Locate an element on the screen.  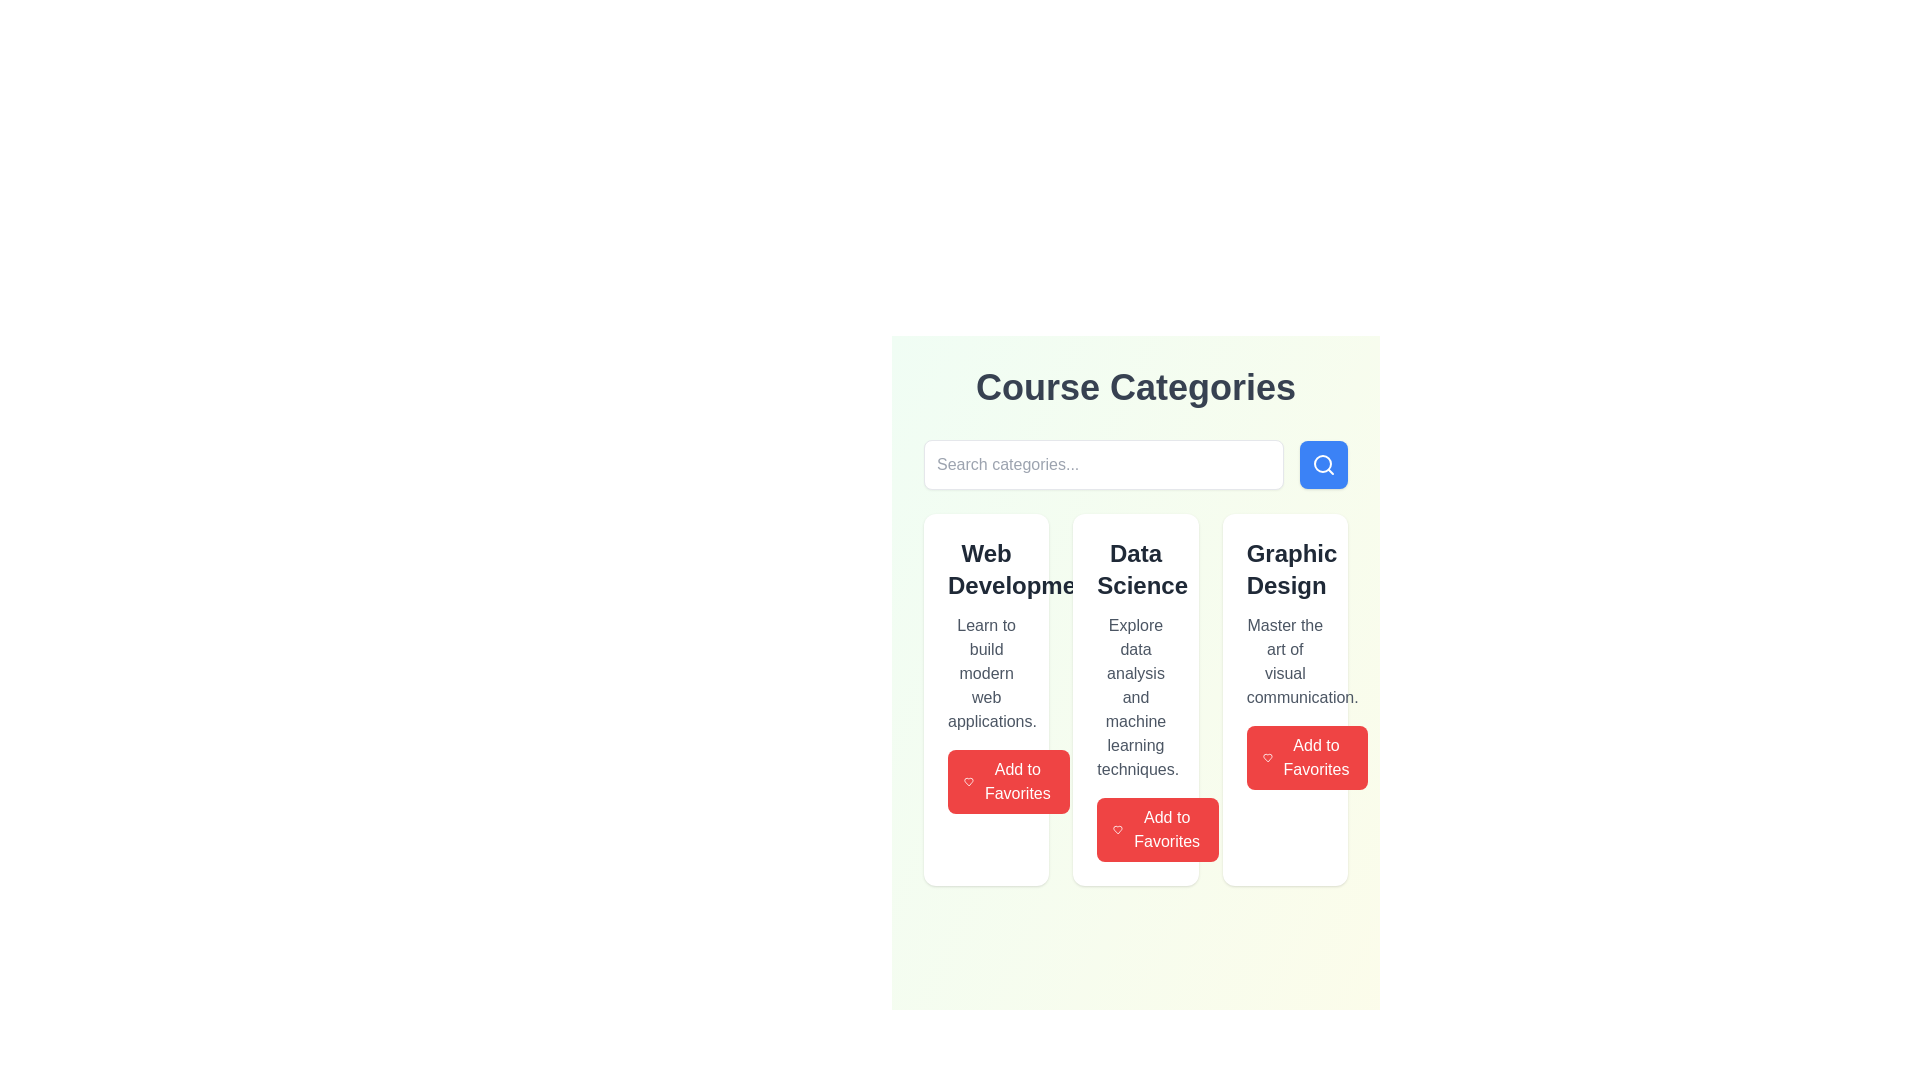
descriptive text component that provides additional information about the 'Graphic Design' category, positioned below the title and above the 'Add to Favorites' button is located at coordinates (1285, 662).